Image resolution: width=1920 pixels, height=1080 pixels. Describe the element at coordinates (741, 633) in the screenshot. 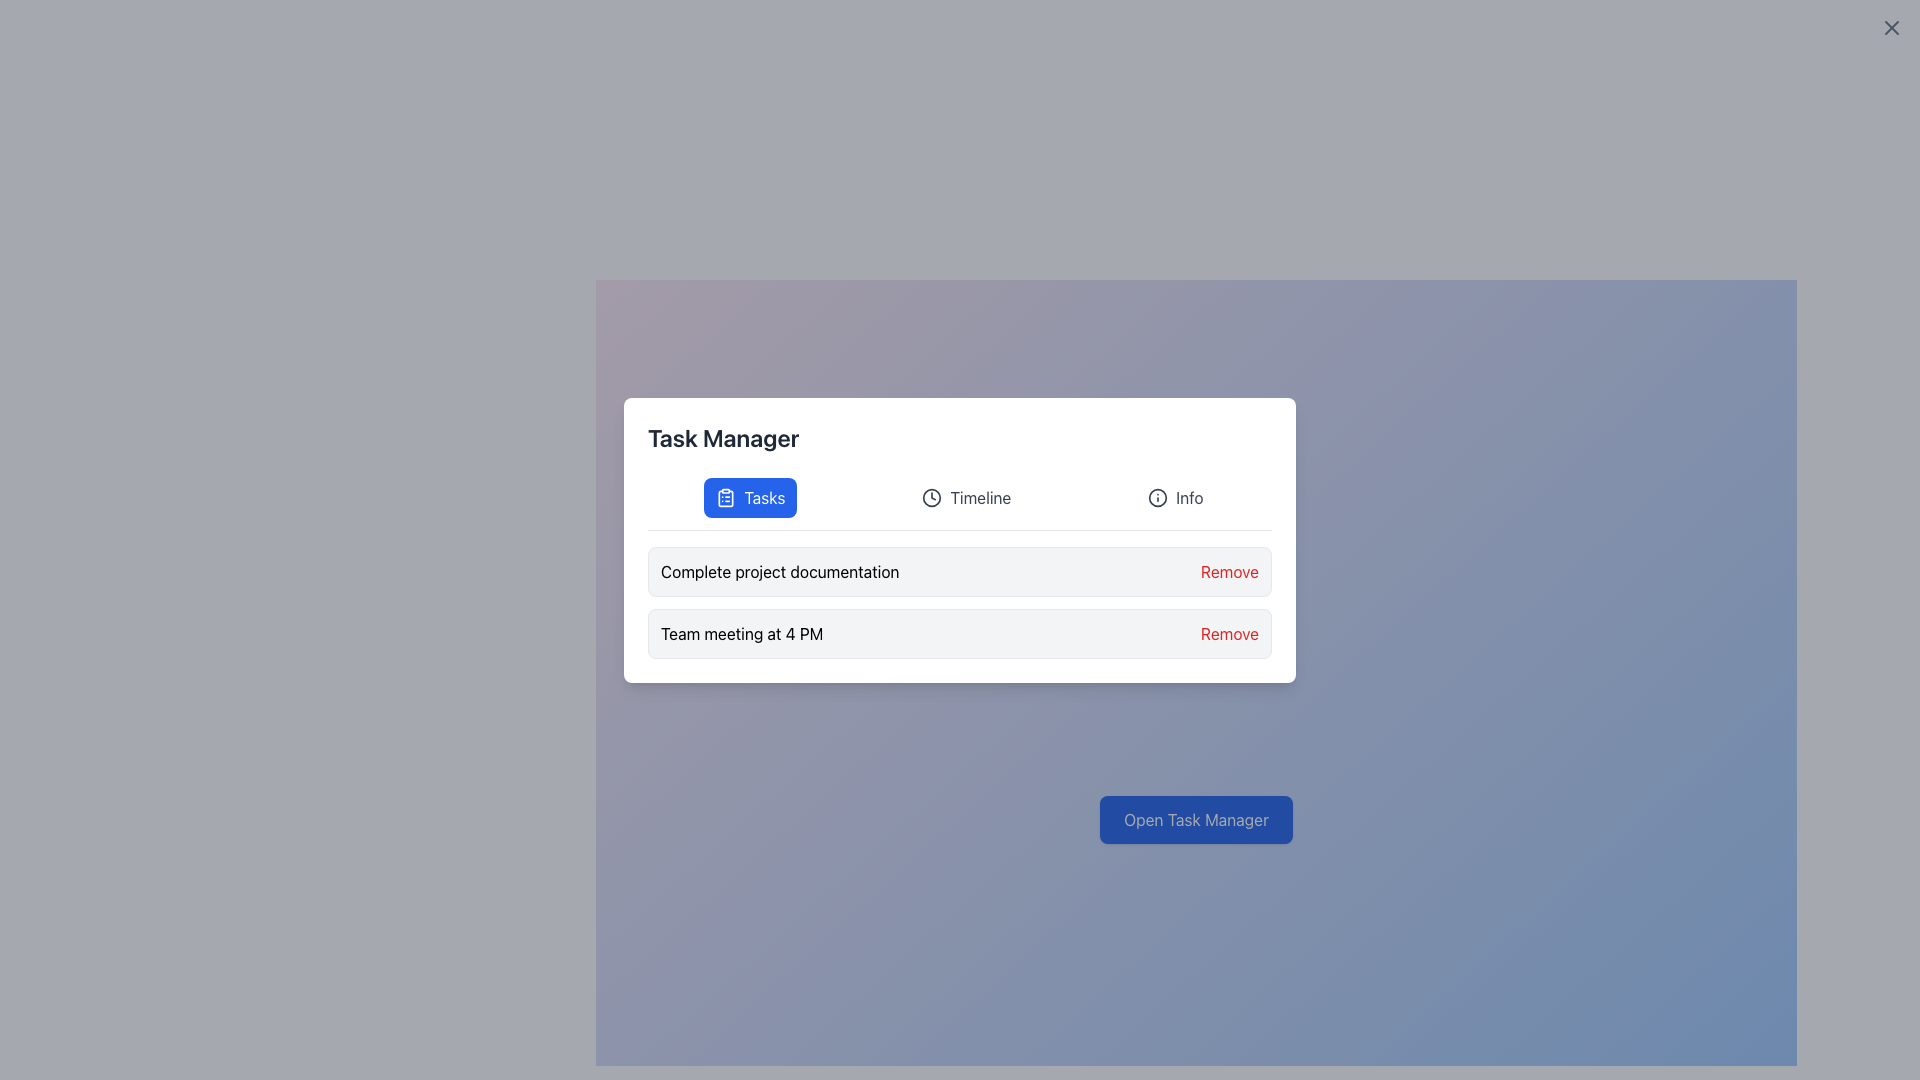

I see `text displayed in the Text Label that shows 'Team meeting at 4 PM', which is left-aligned in the second row of the task list under the 'Task Manager' section` at that location.